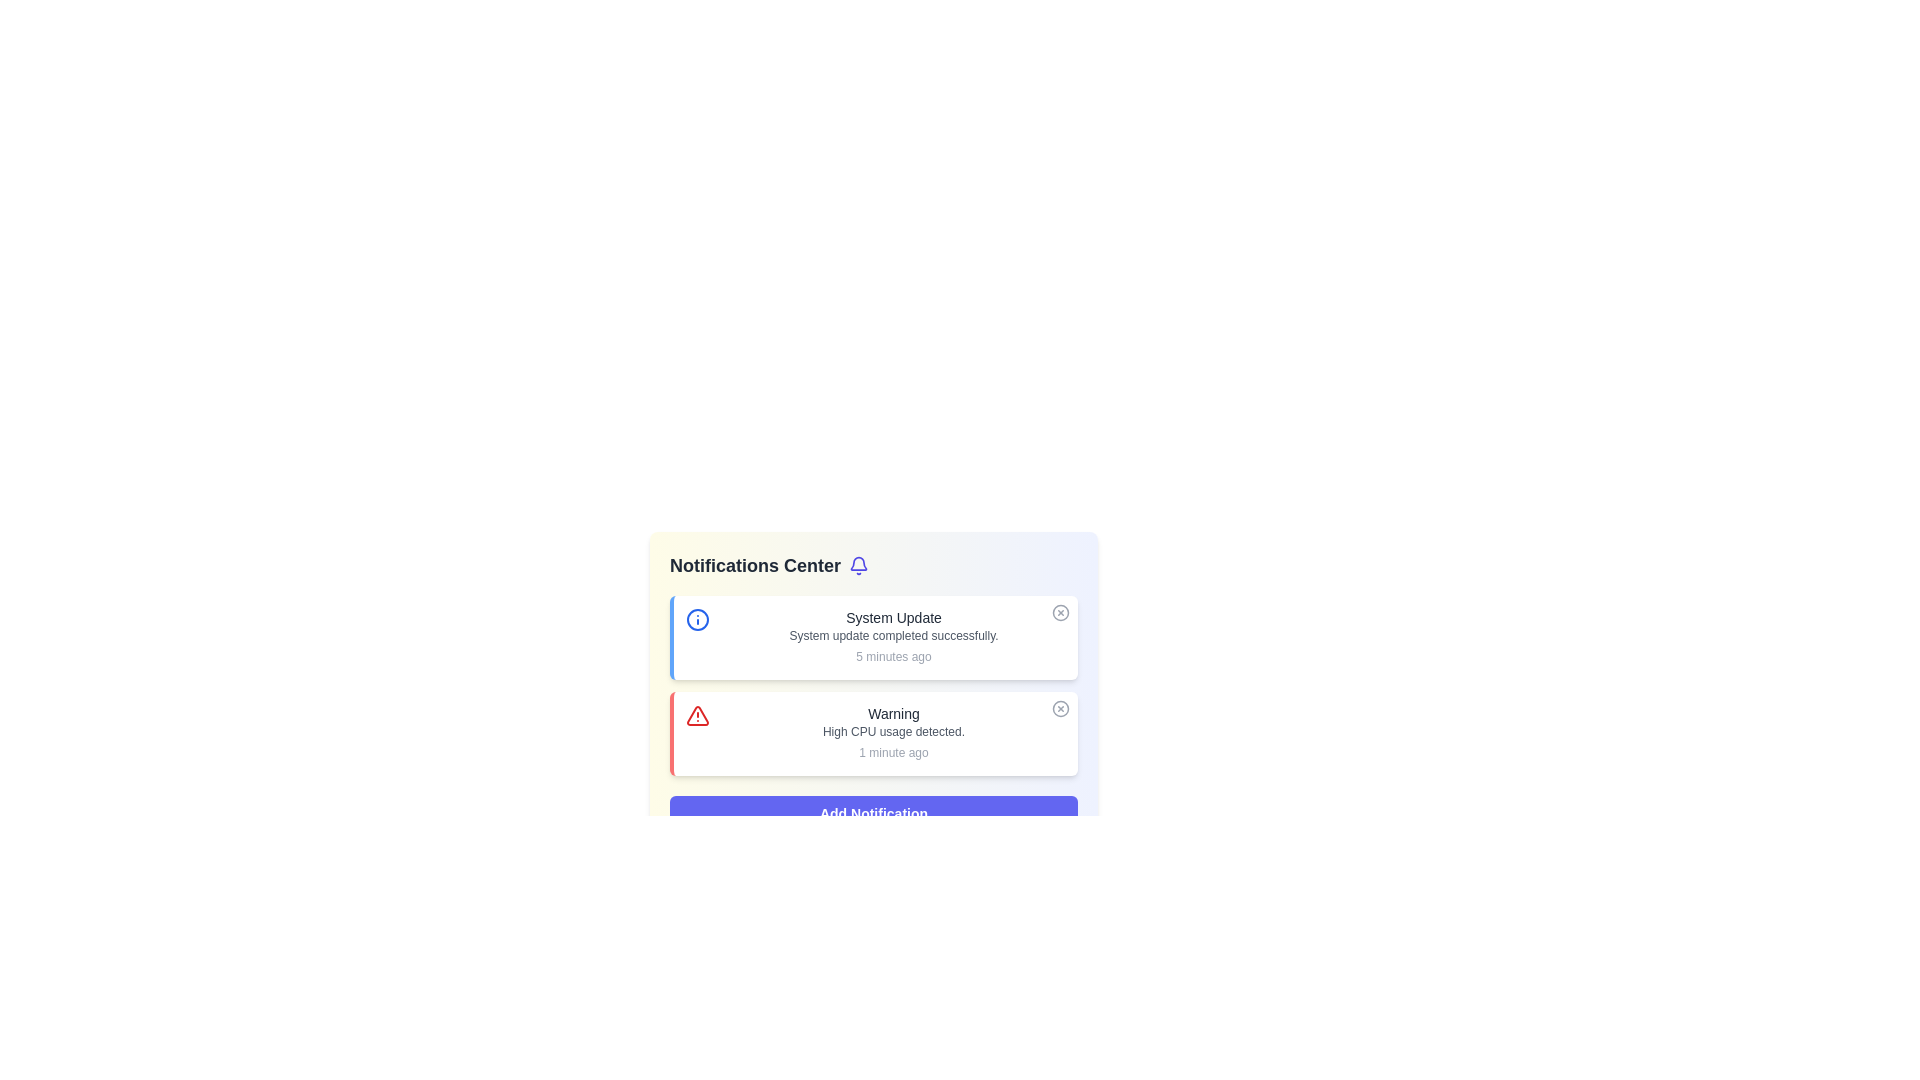  What do you see at coordinates (1059, 612) in the screenshot?
I see `the small circular 'X' button located at the top-right corner of the 'System Update' notification card` at bounding box center [1059, 612].